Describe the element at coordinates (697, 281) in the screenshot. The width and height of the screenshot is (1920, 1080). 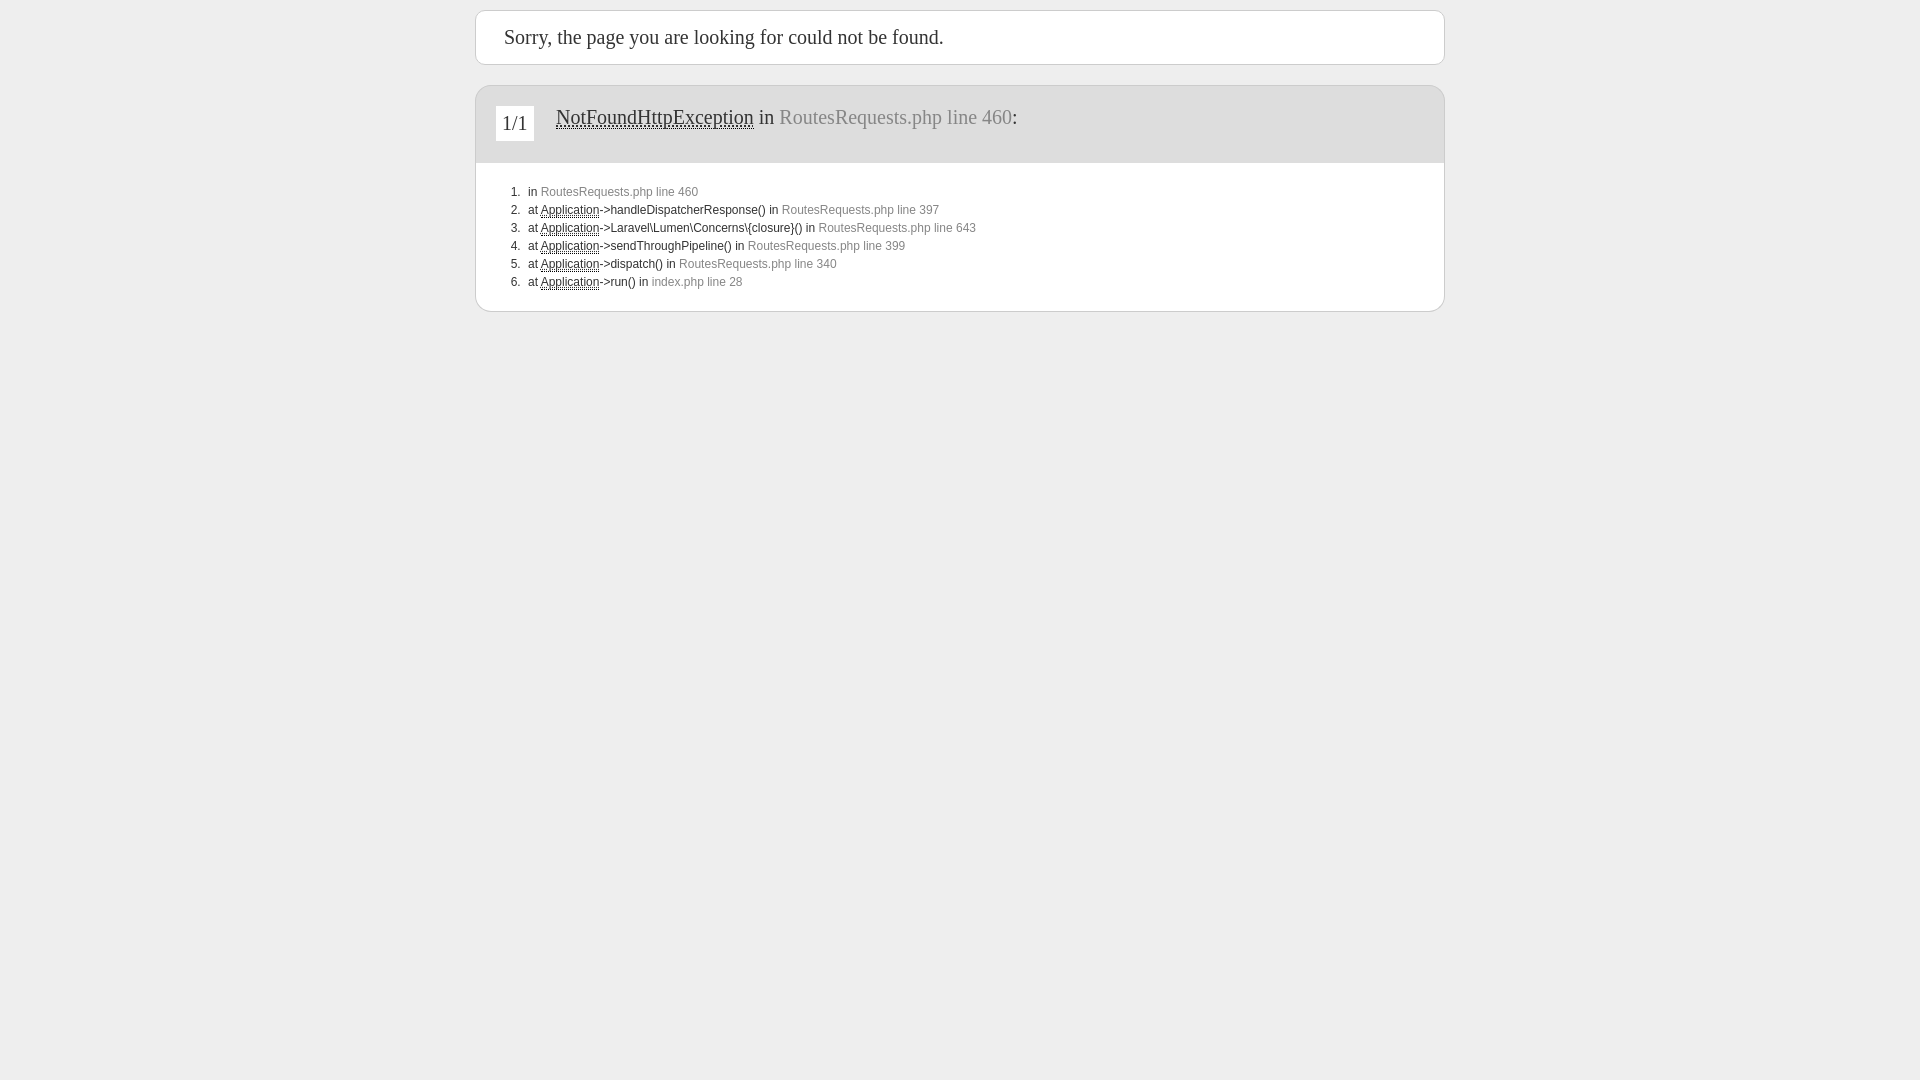
I see `'index.php line 28'` at that location.